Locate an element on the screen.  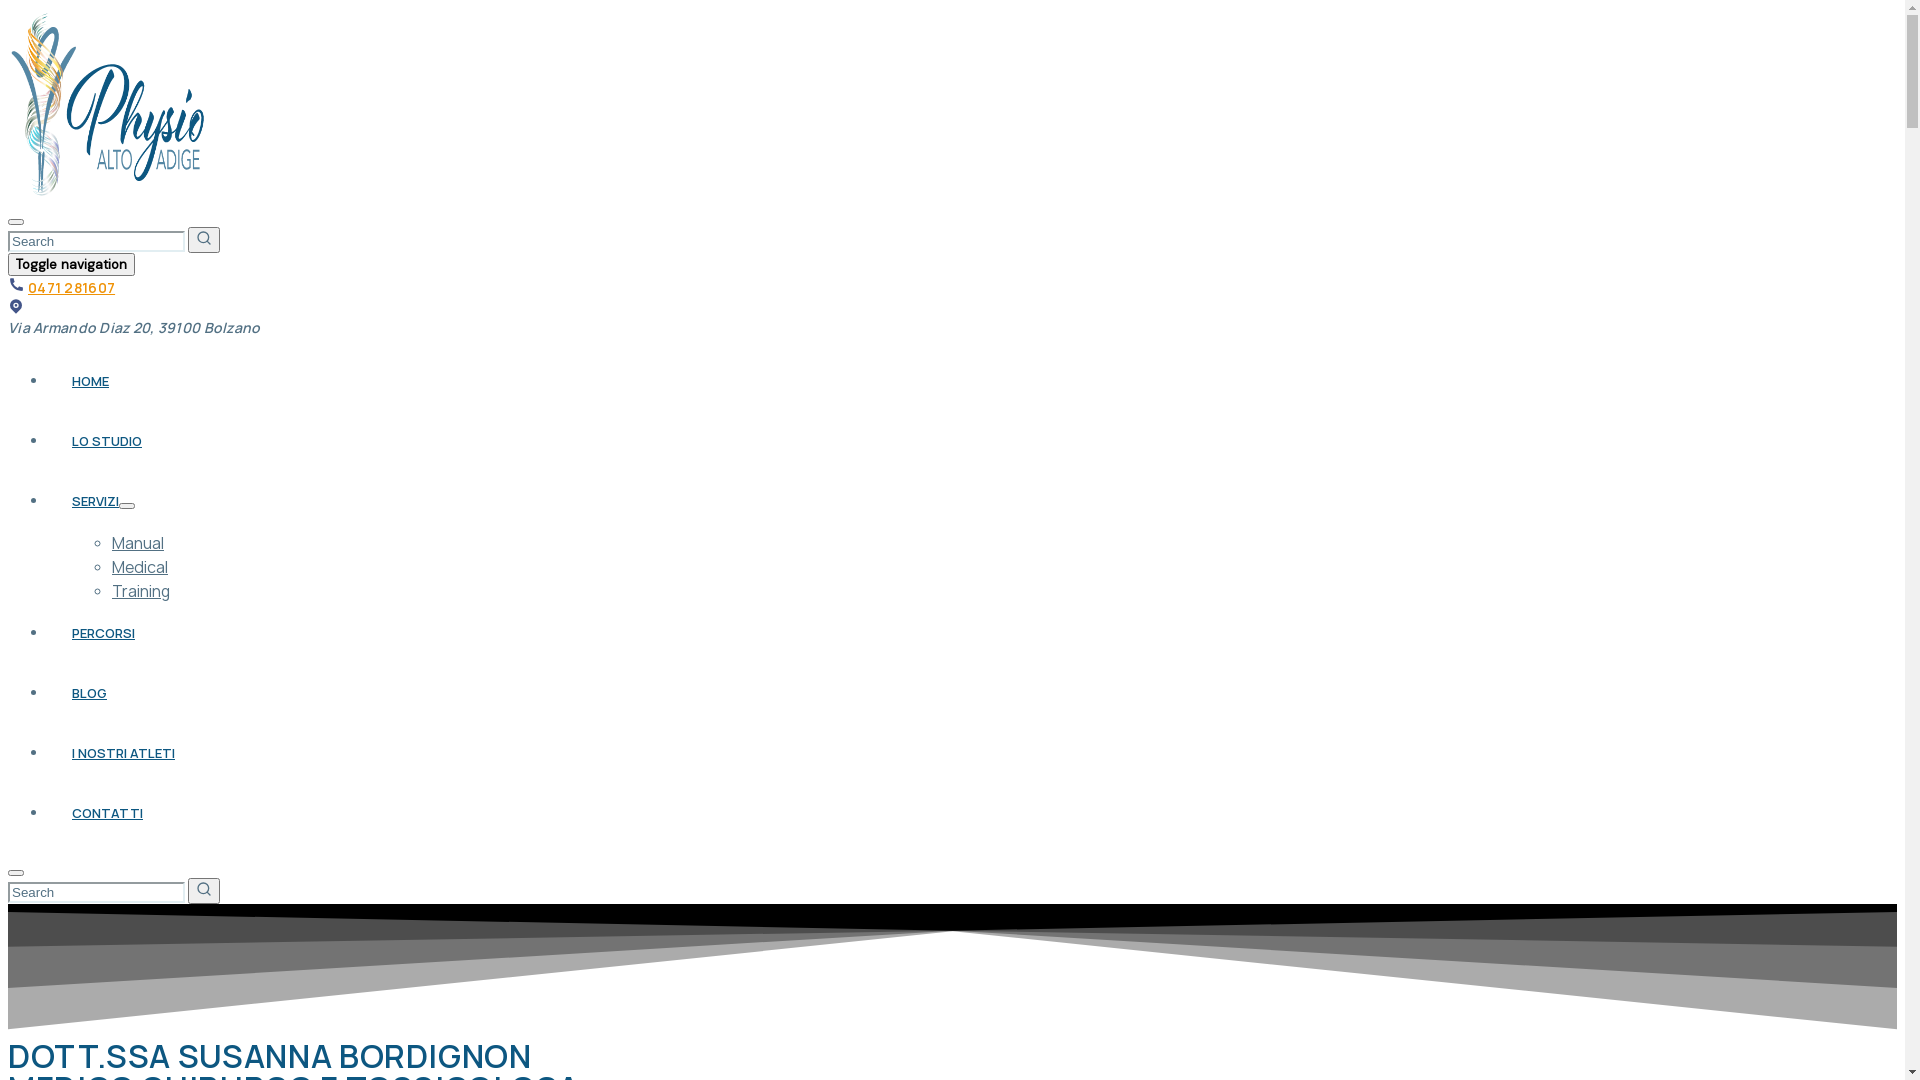
'Manual' is located at coordinates (110, 543).